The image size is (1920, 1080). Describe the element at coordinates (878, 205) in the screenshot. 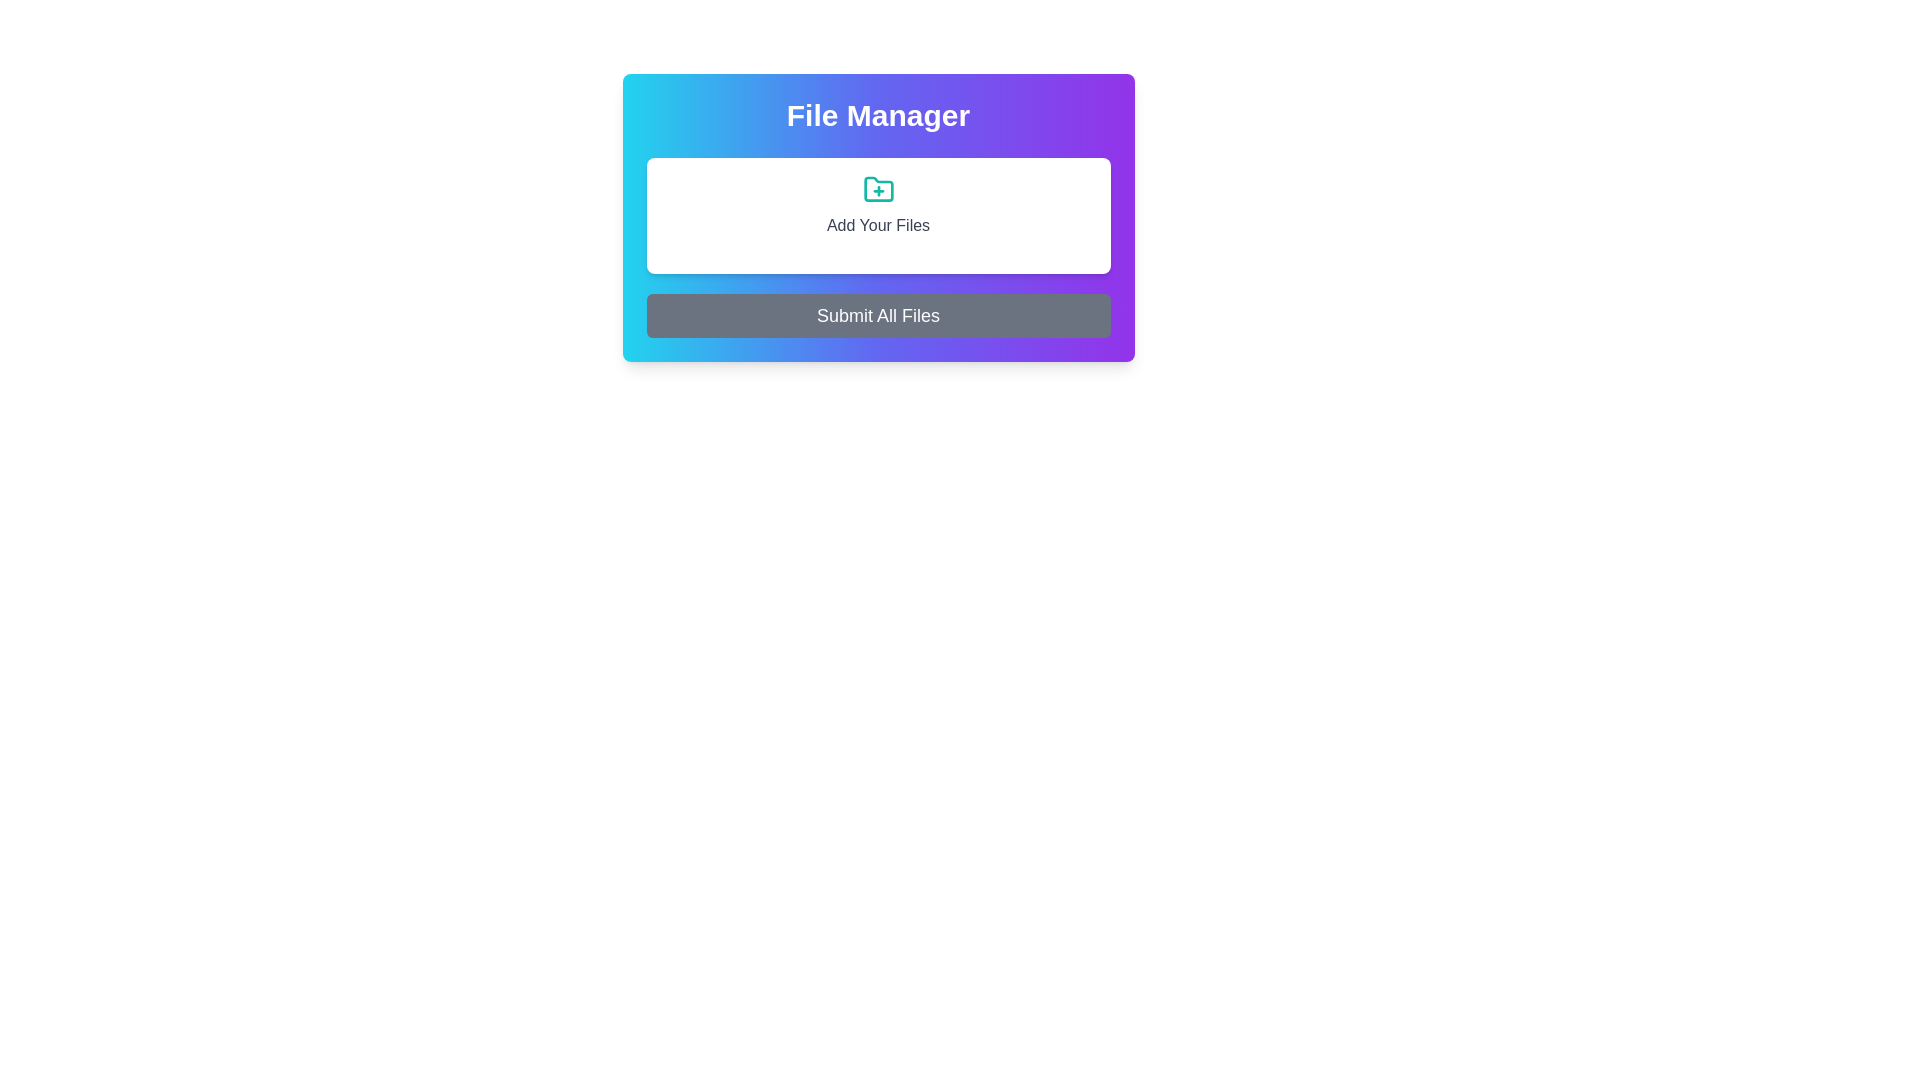

I see `the text label indicating the purpose of the file upload feature, which is positioned below the 'File Manager' title and above the 'Submit All Files' button` at that location.